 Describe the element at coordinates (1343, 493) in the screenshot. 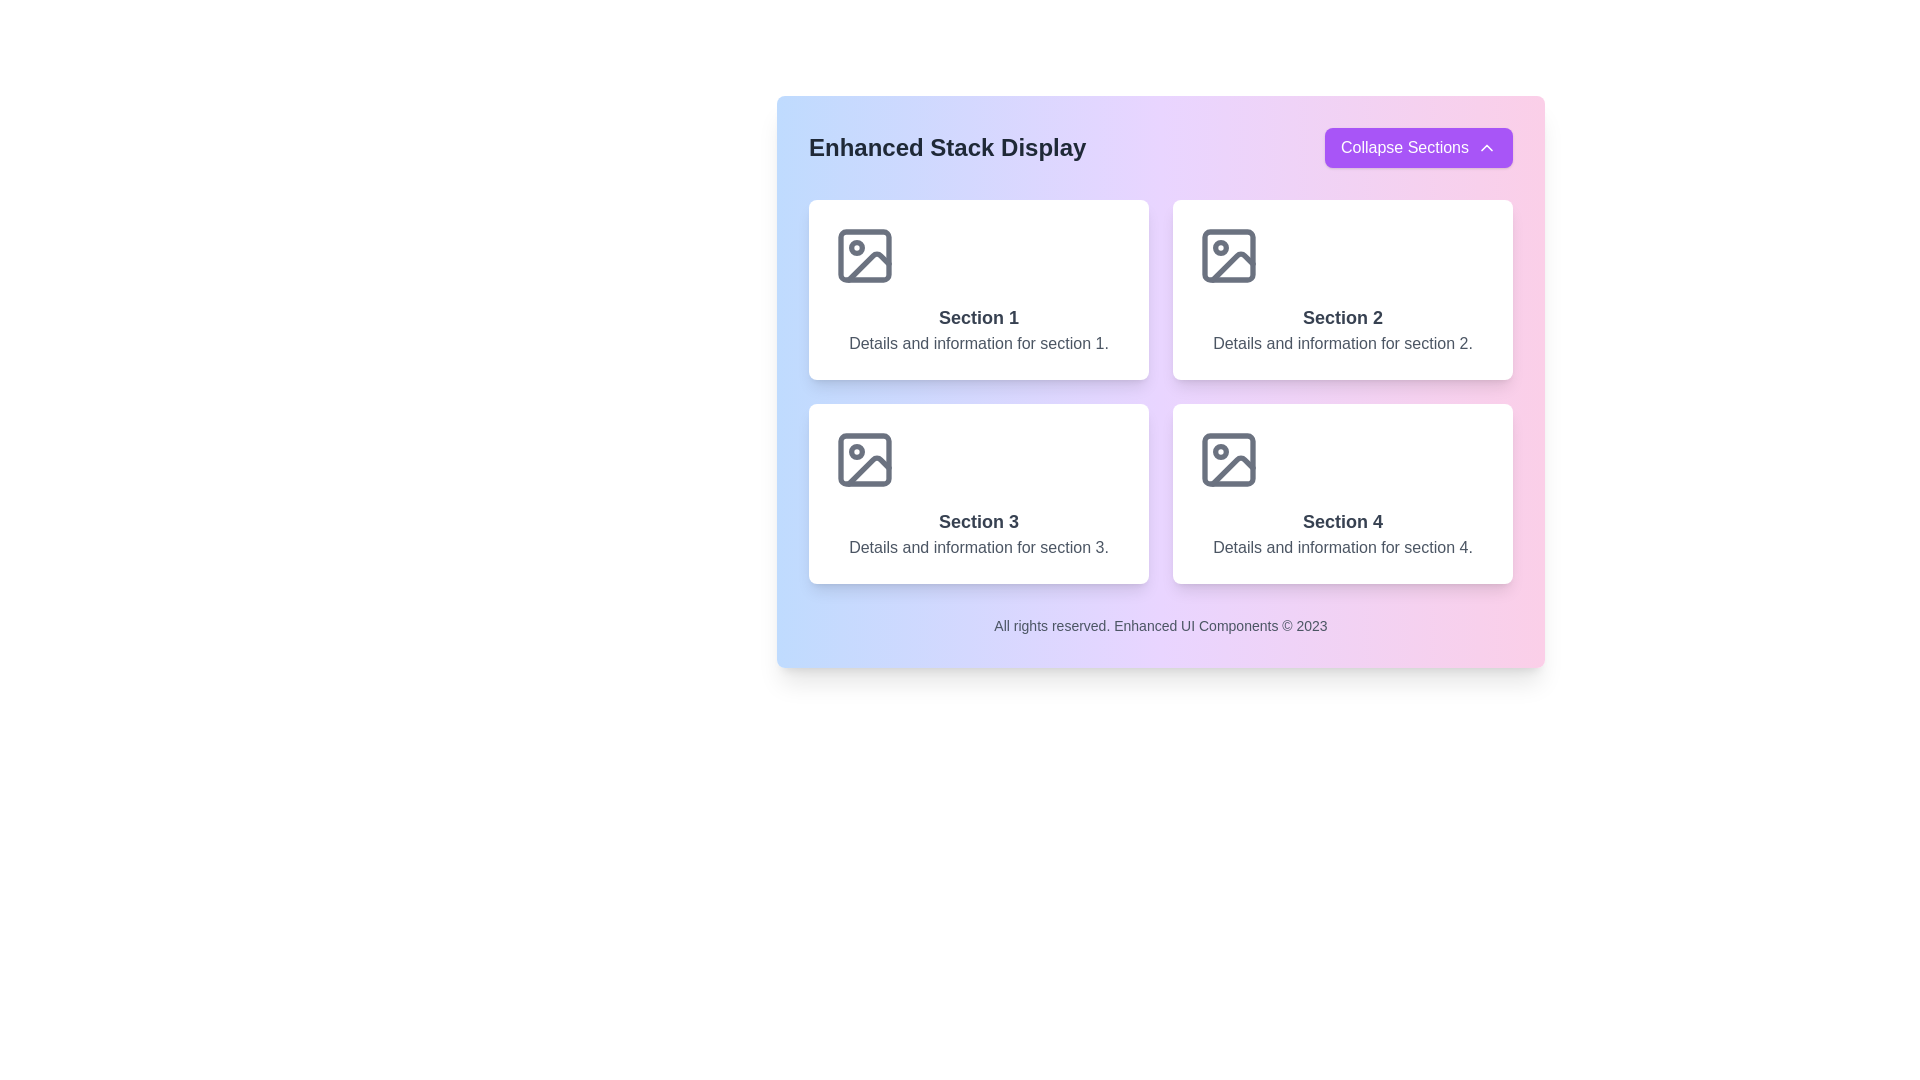

I see `the Card Component presenting information about 'Section 4', located in the bottom-right quadrant of the grid layout` at that location.